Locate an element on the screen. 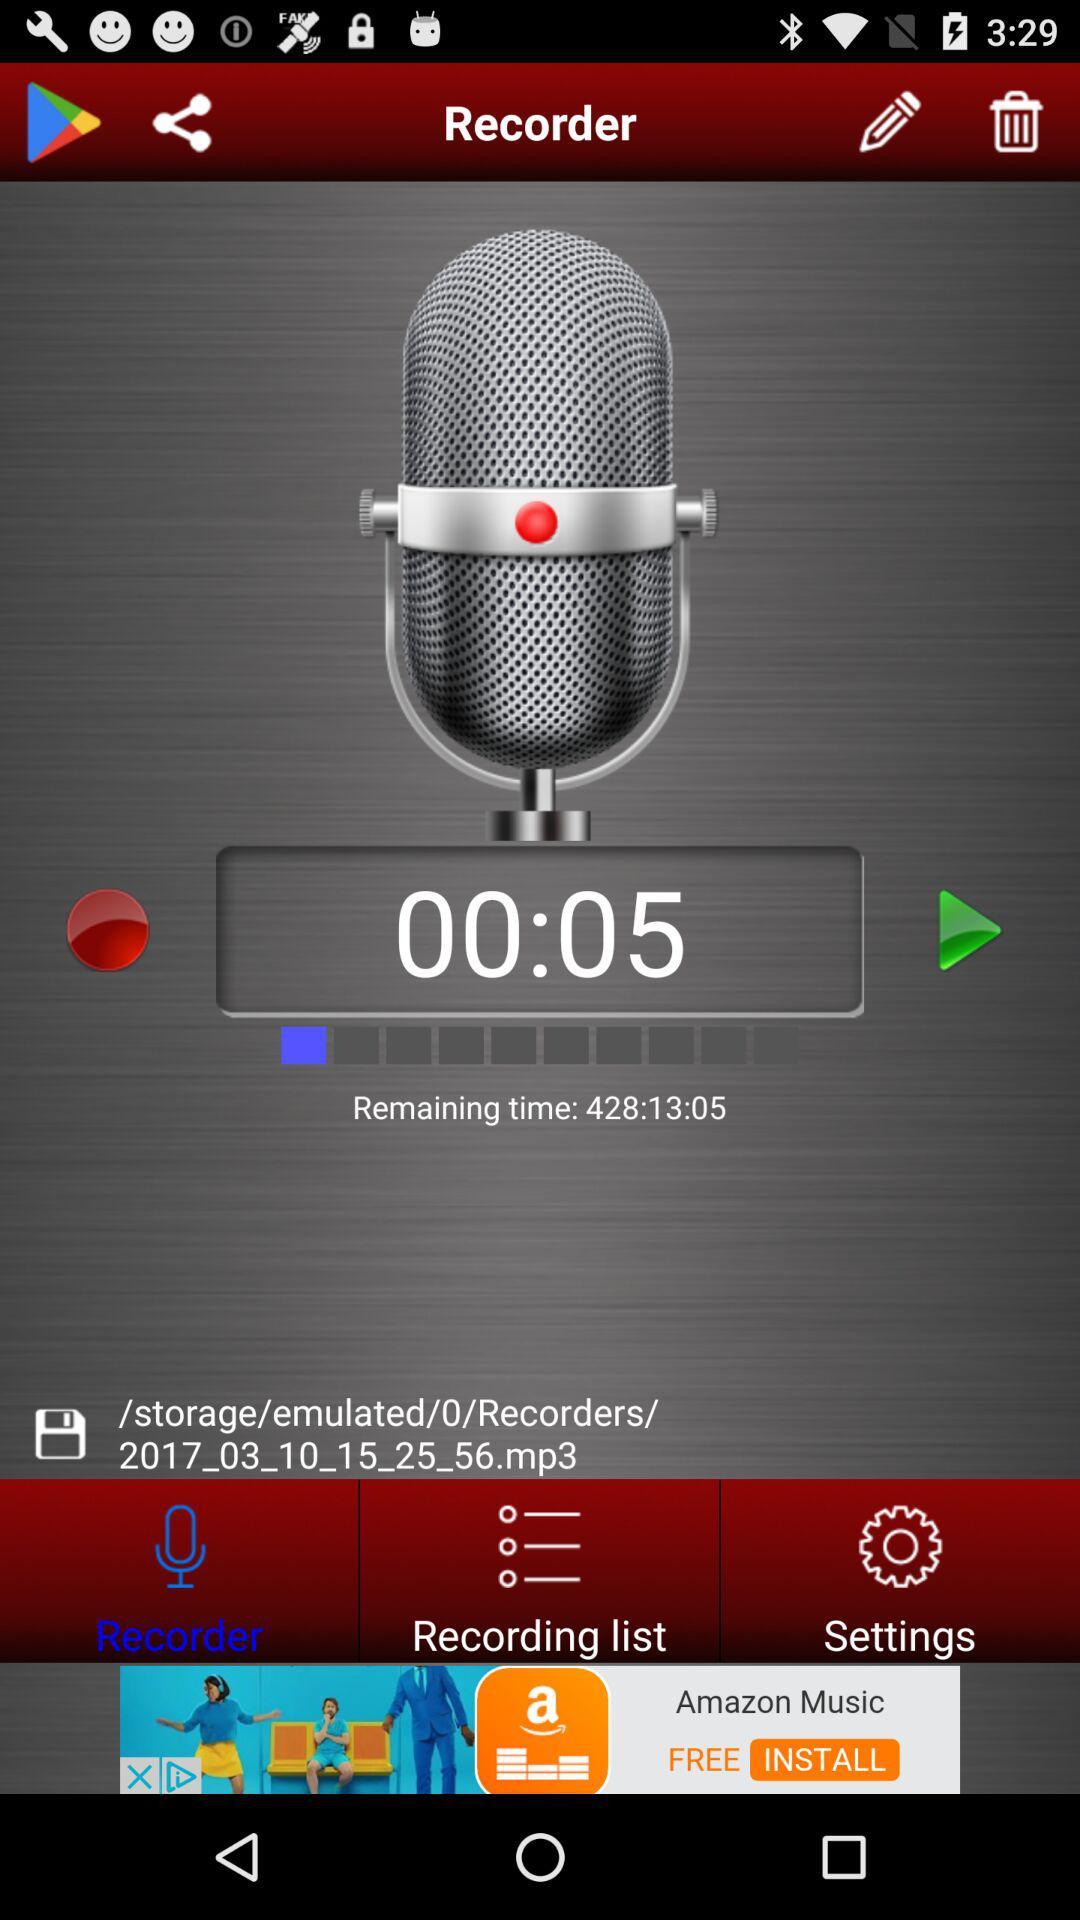 This screenshot has width=1080, height=1920. share recording is located at coordinates (181, 121).